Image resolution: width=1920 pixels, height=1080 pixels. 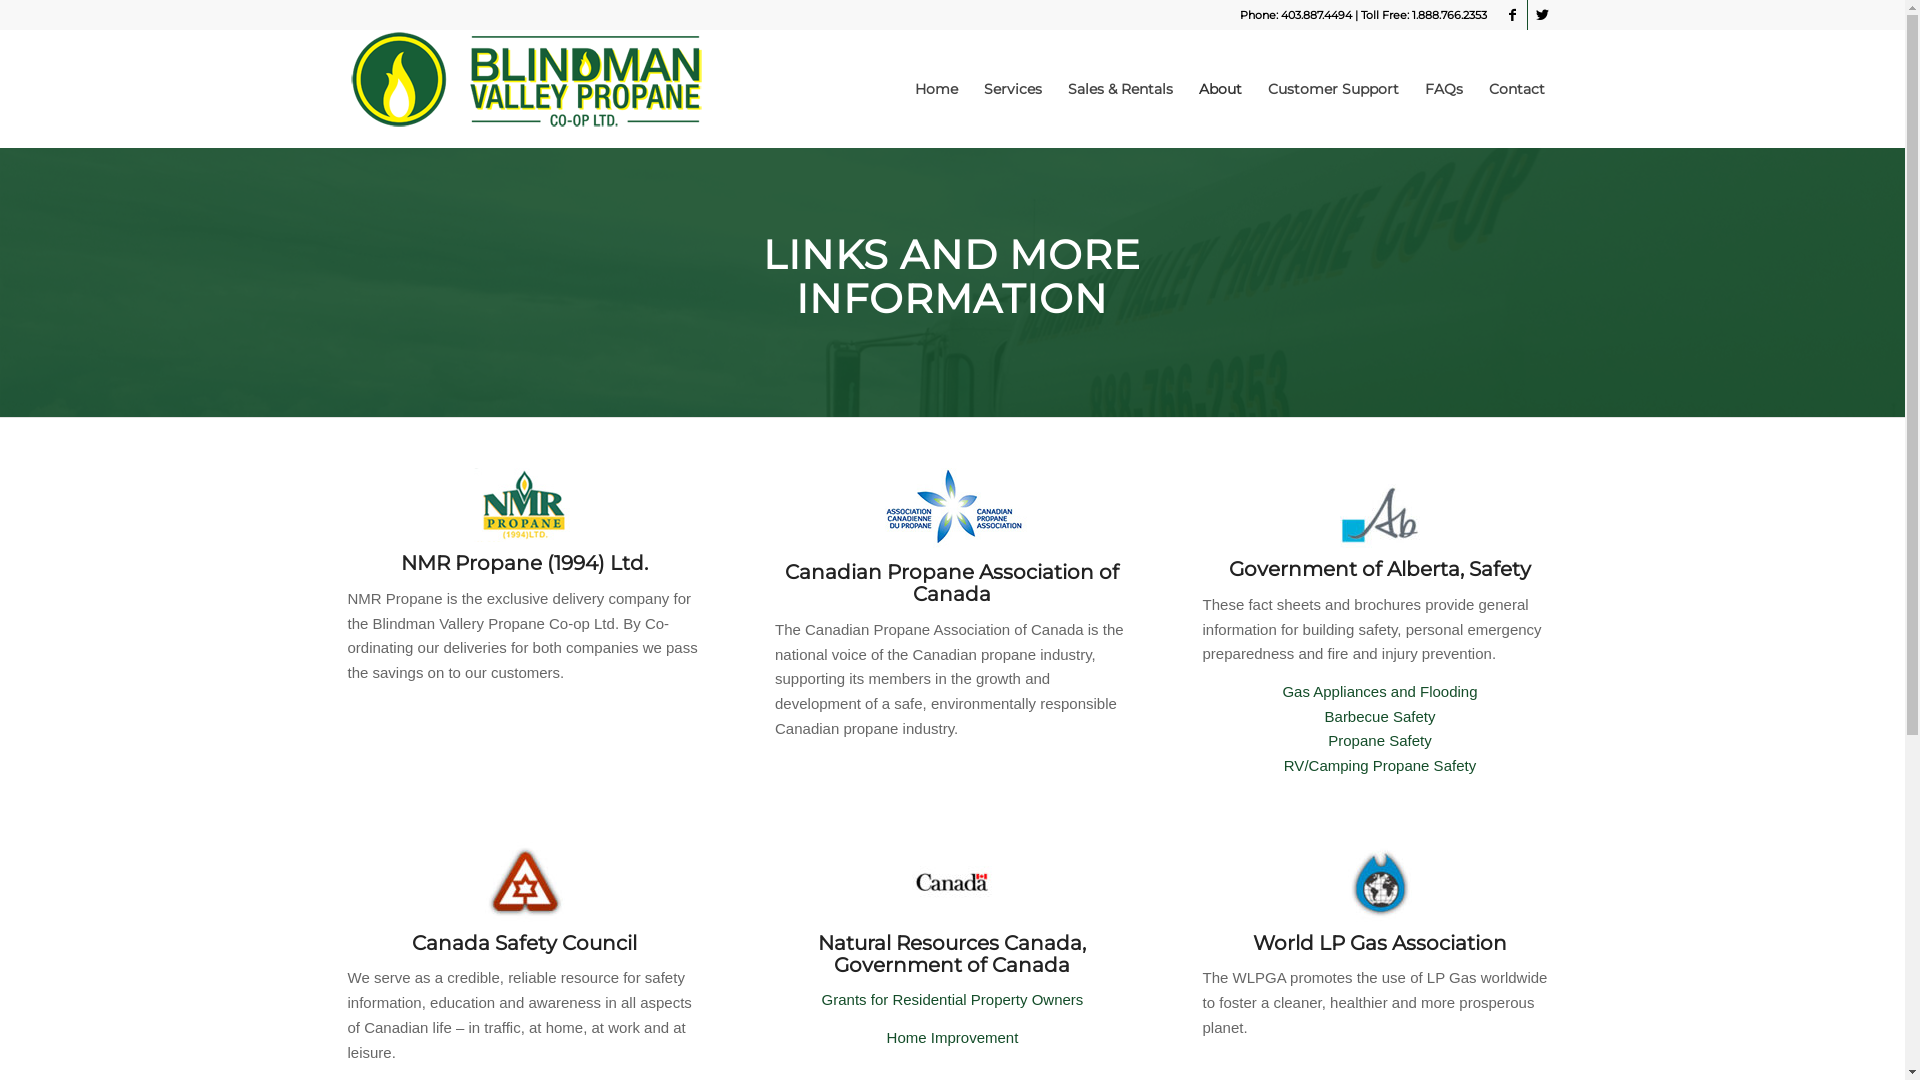 I want to click on 'Twitter', so click(x=1526, y=15).